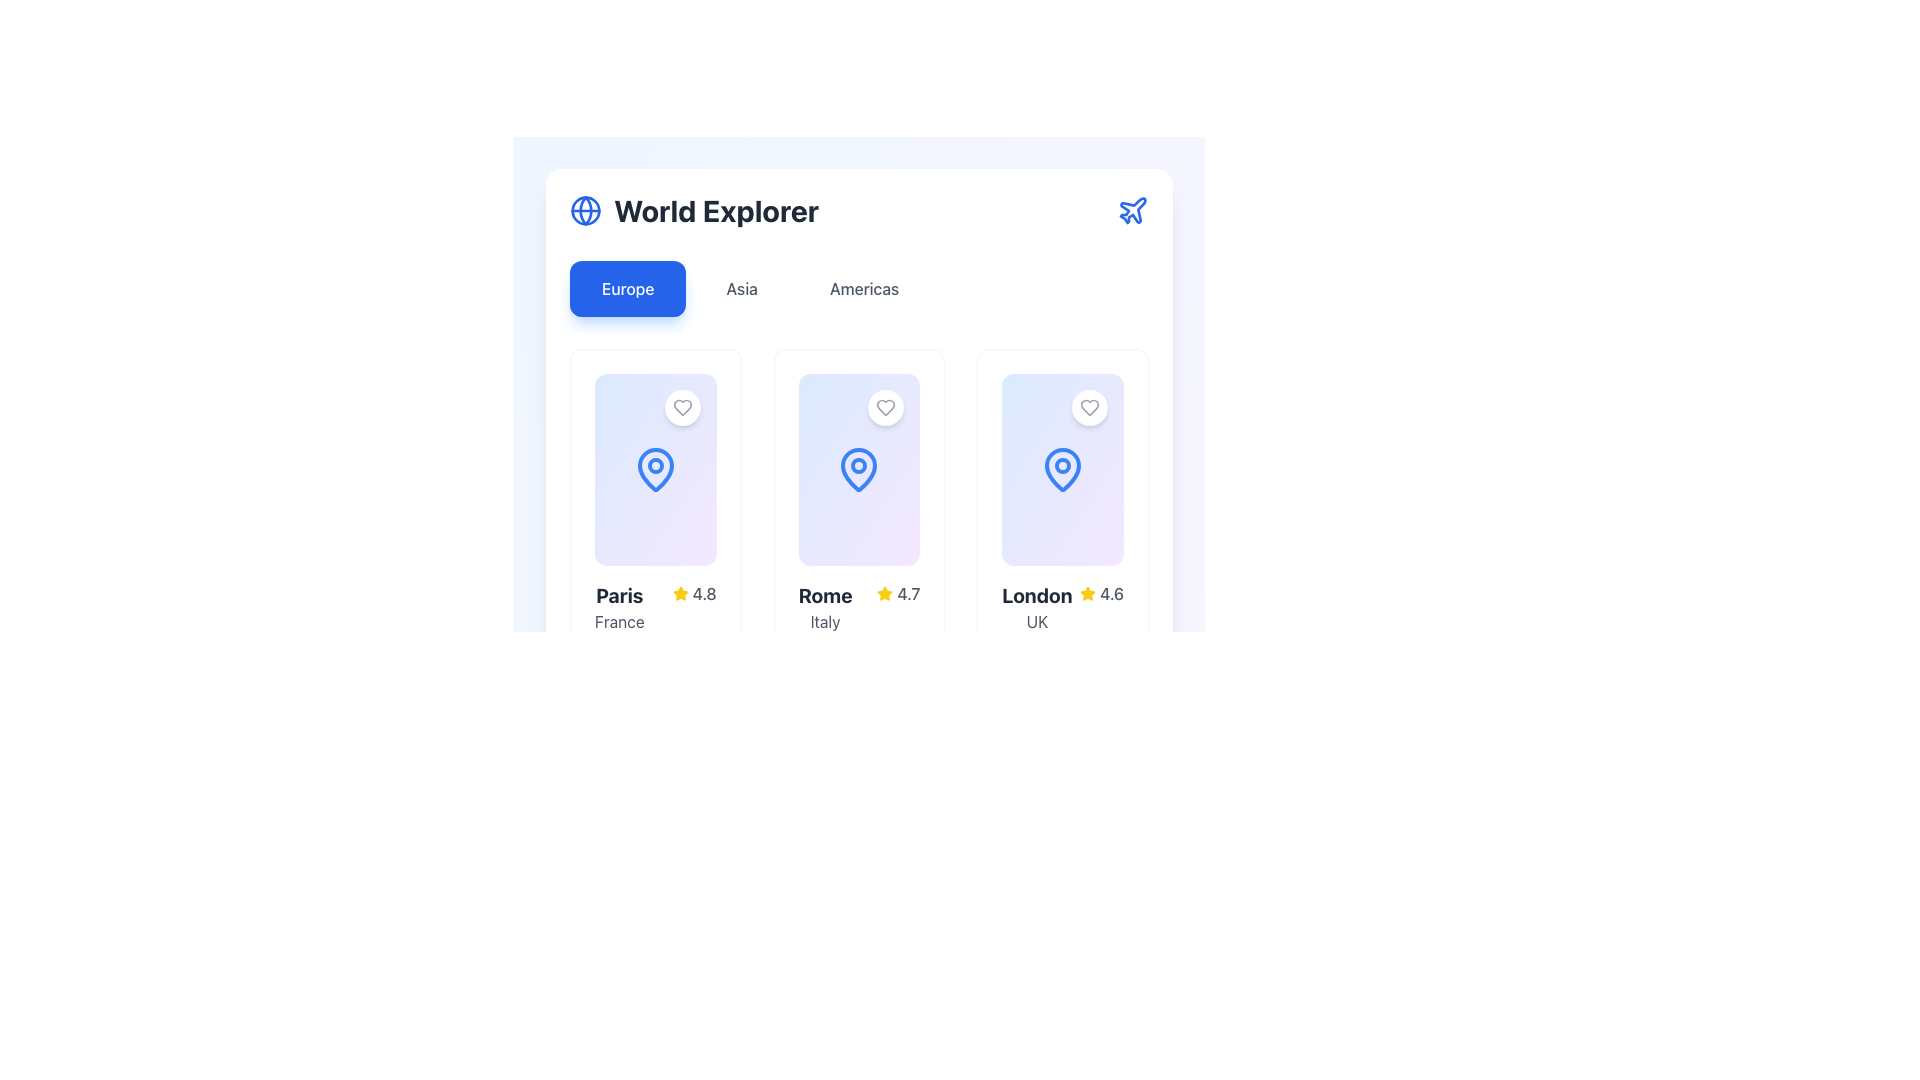  I want to click on the heart icon located in the top-right corner of the third card under the 'London' section heading to favorite the item, so click(1088, 407).